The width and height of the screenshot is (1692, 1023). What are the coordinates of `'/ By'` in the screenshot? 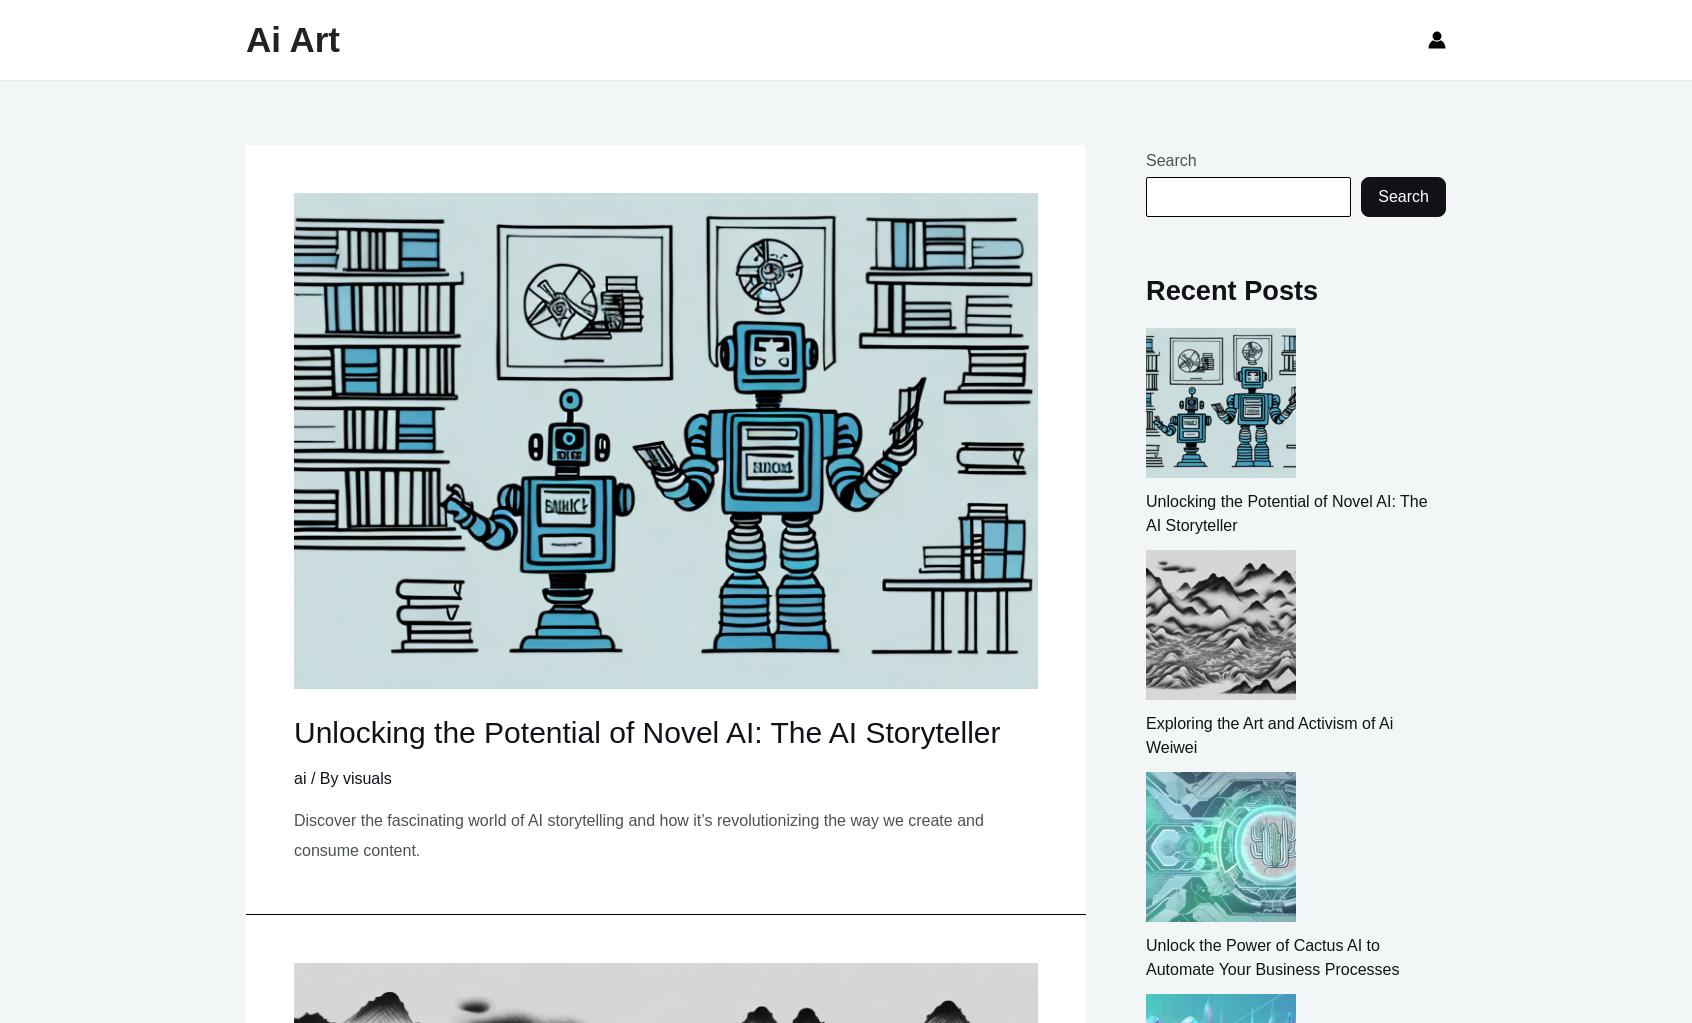 It's located at (305, 777).